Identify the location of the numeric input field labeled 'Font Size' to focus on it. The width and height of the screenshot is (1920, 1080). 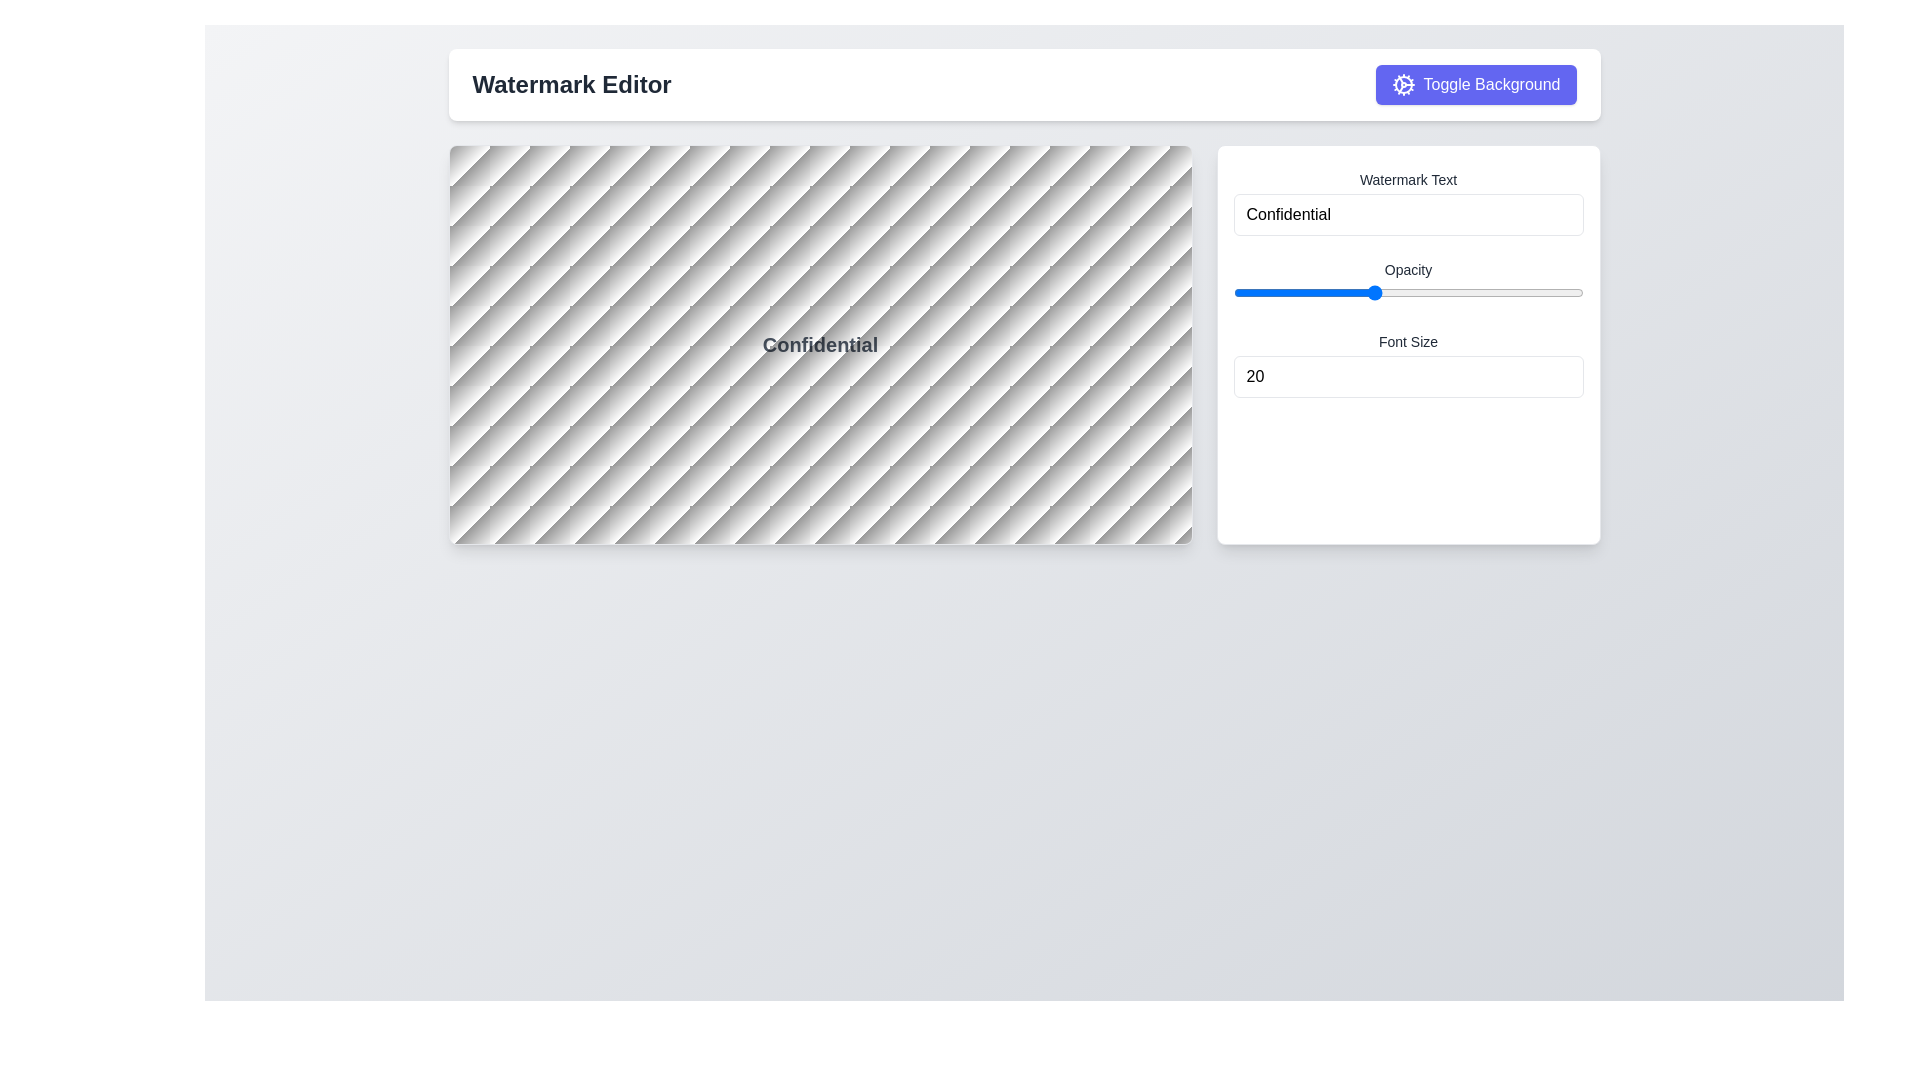
(1407, 365).